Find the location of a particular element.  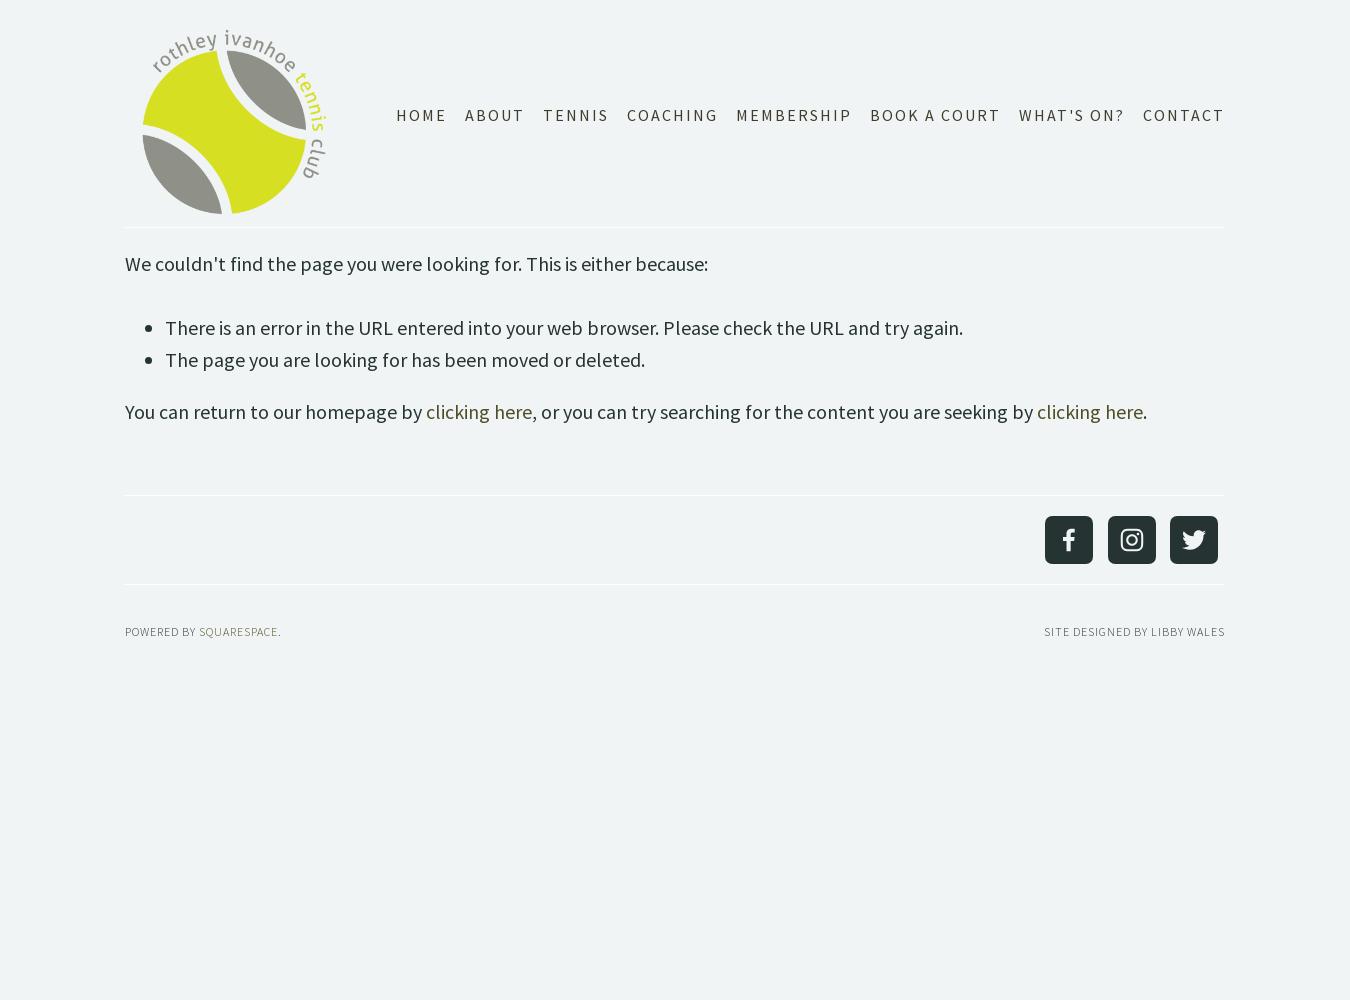

'SQUARESPACE' is located at coordinates (198, 630).